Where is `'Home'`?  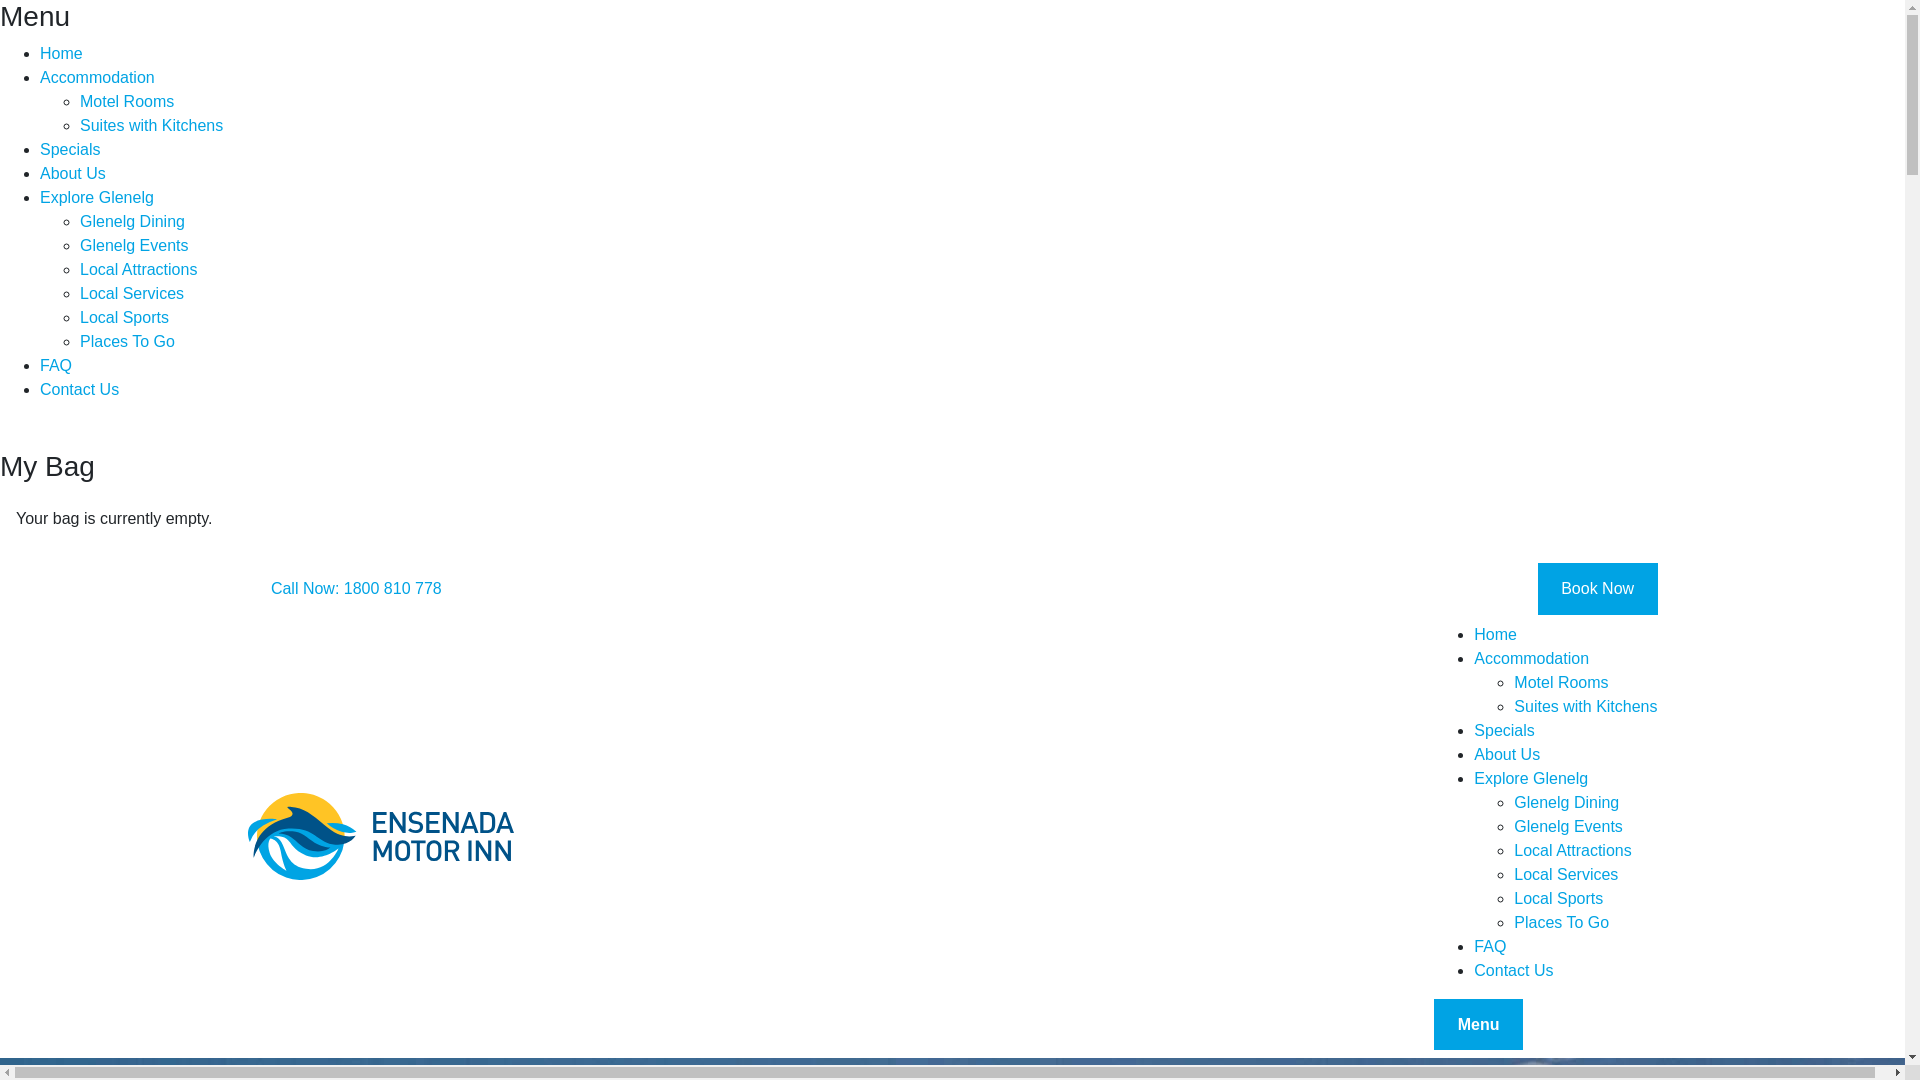 'Home' is located at coordinates (1564, 635).